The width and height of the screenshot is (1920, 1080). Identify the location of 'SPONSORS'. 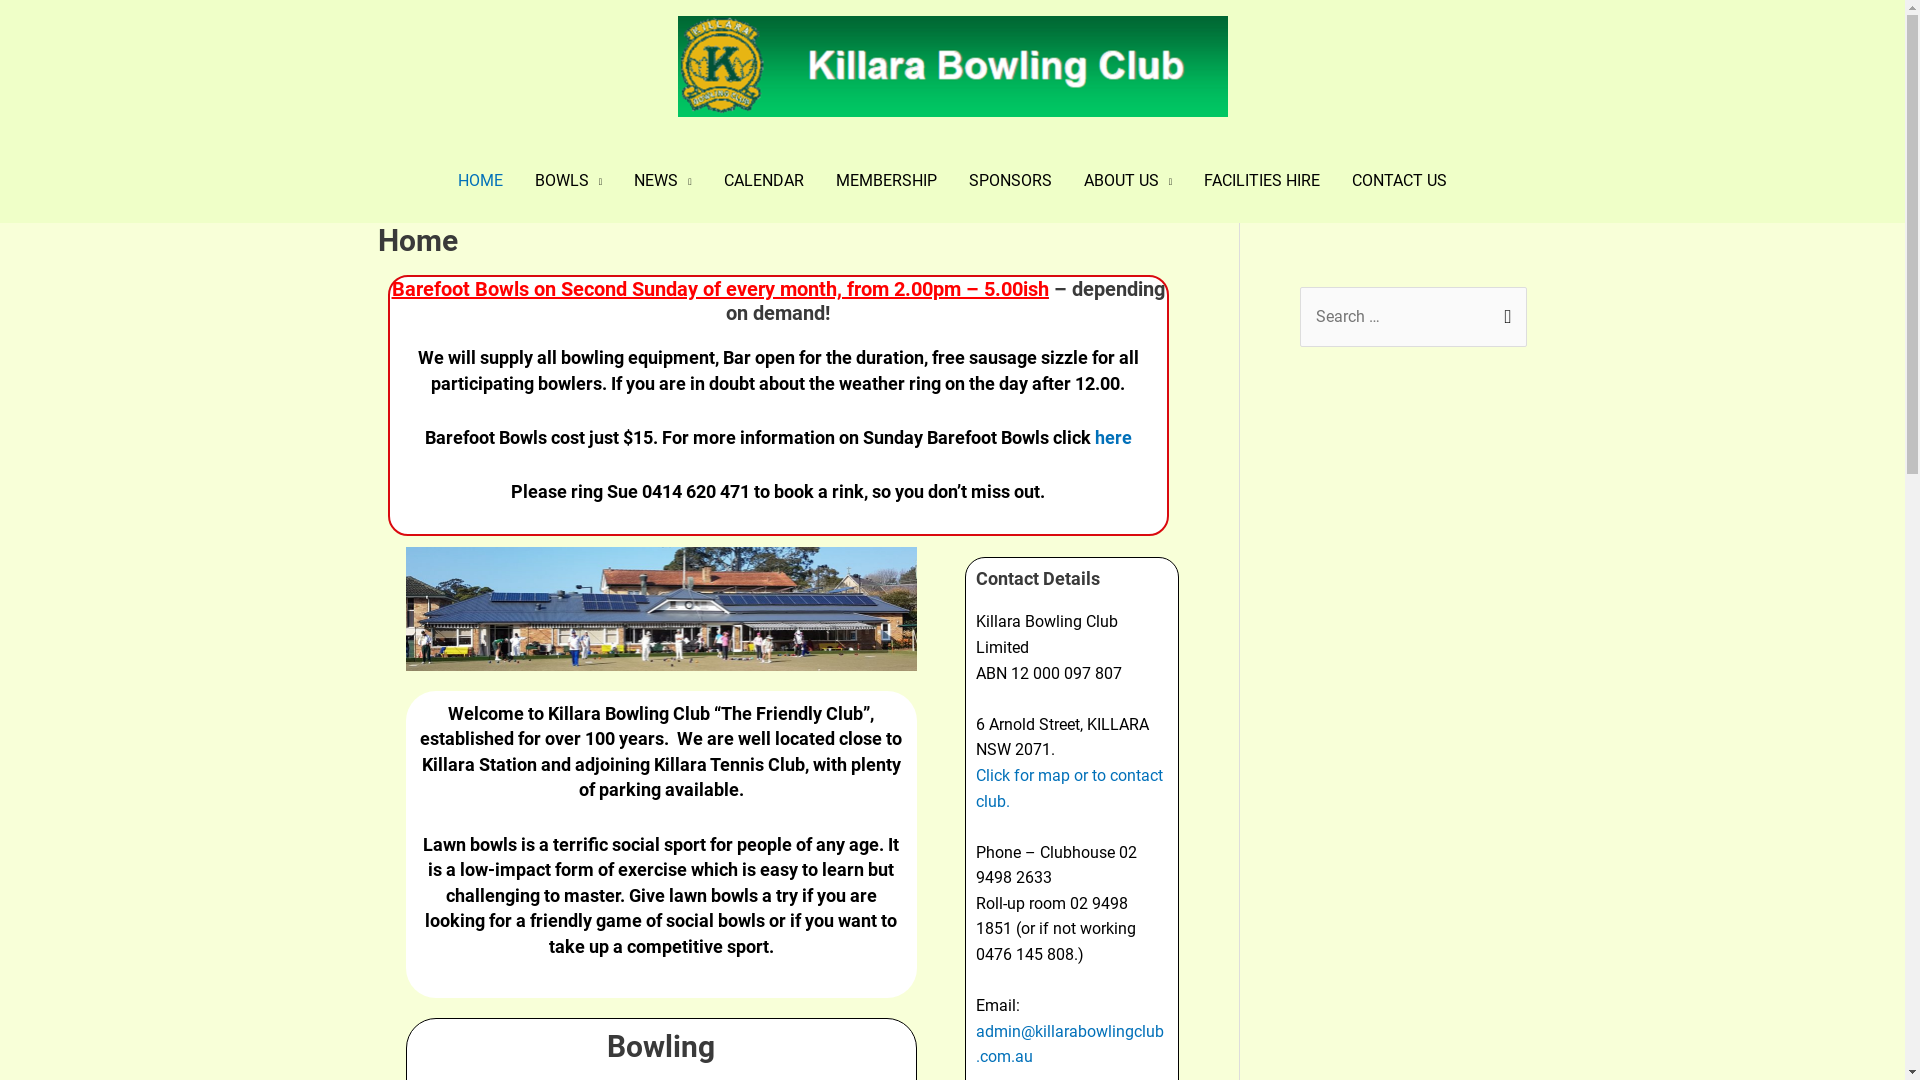
(1010, 181).